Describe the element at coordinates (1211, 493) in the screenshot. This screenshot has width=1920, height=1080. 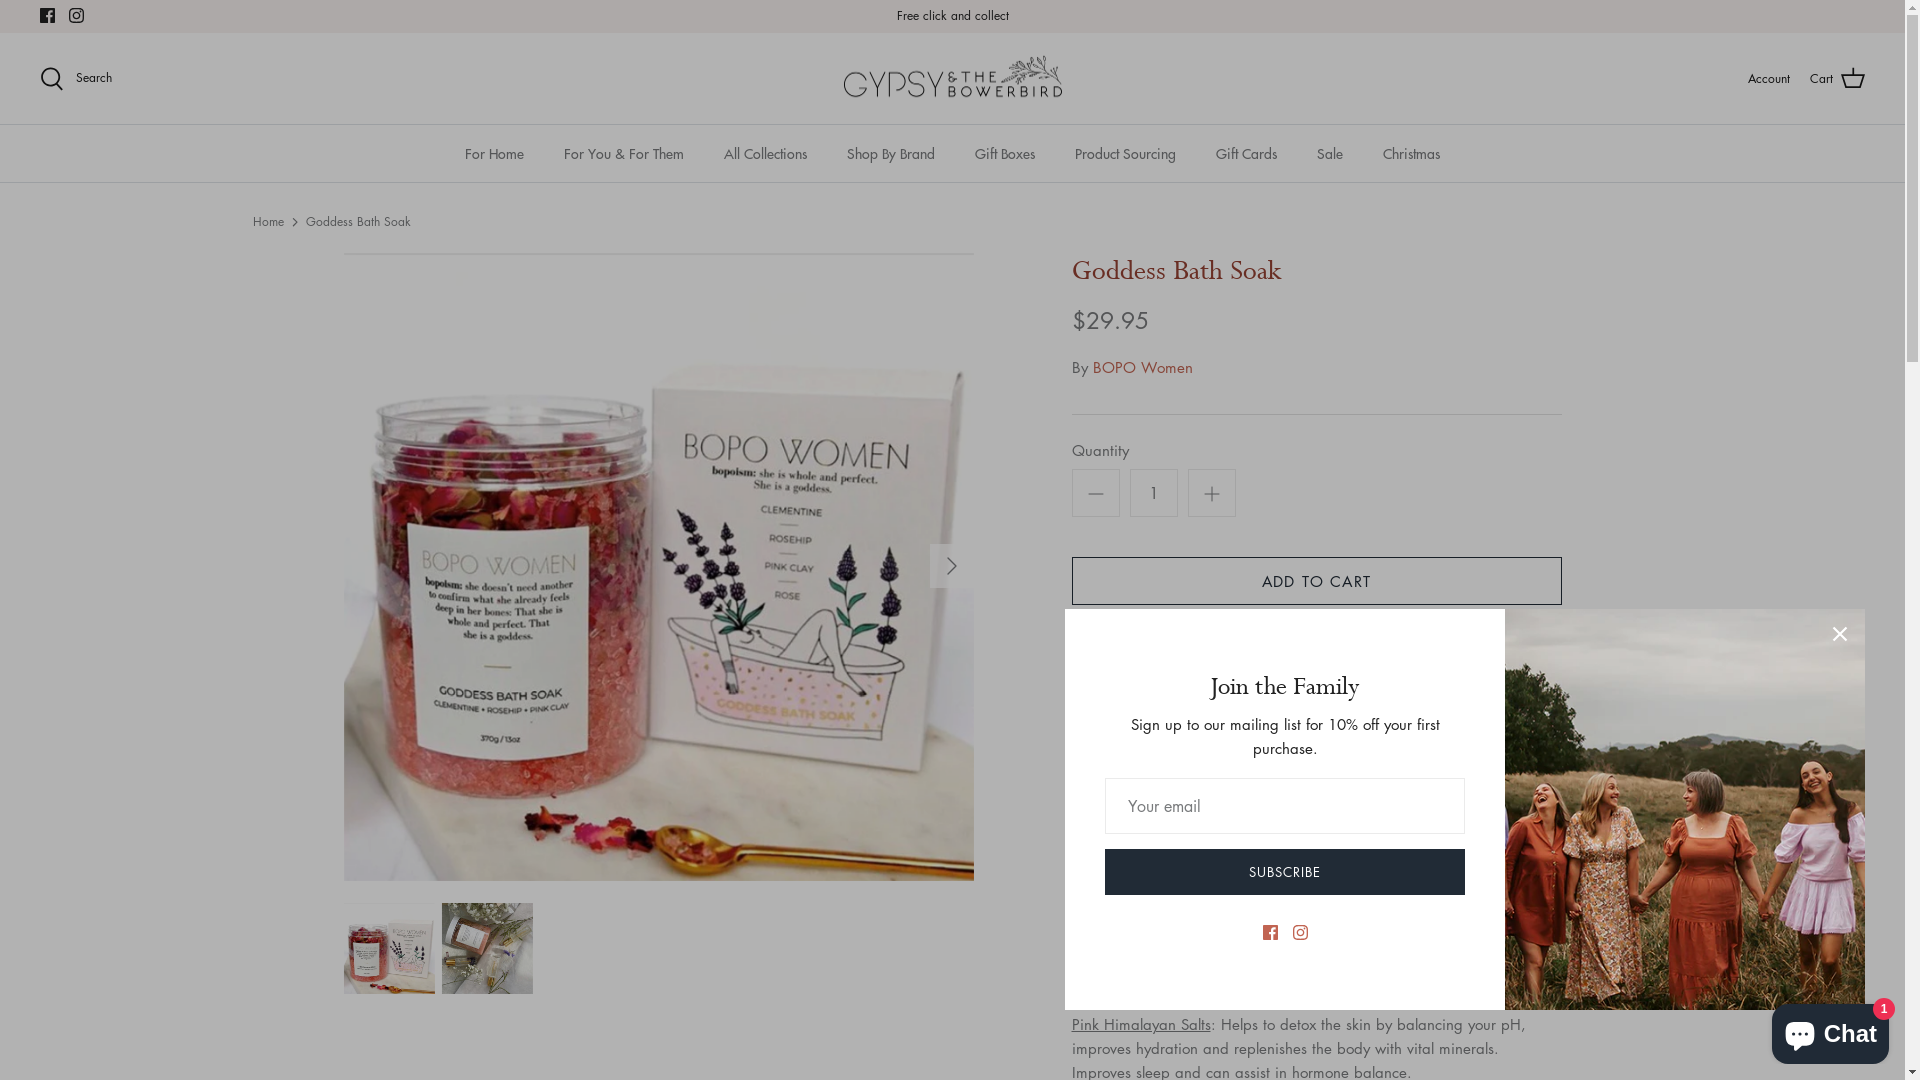
I see `'Plus'` at that location.